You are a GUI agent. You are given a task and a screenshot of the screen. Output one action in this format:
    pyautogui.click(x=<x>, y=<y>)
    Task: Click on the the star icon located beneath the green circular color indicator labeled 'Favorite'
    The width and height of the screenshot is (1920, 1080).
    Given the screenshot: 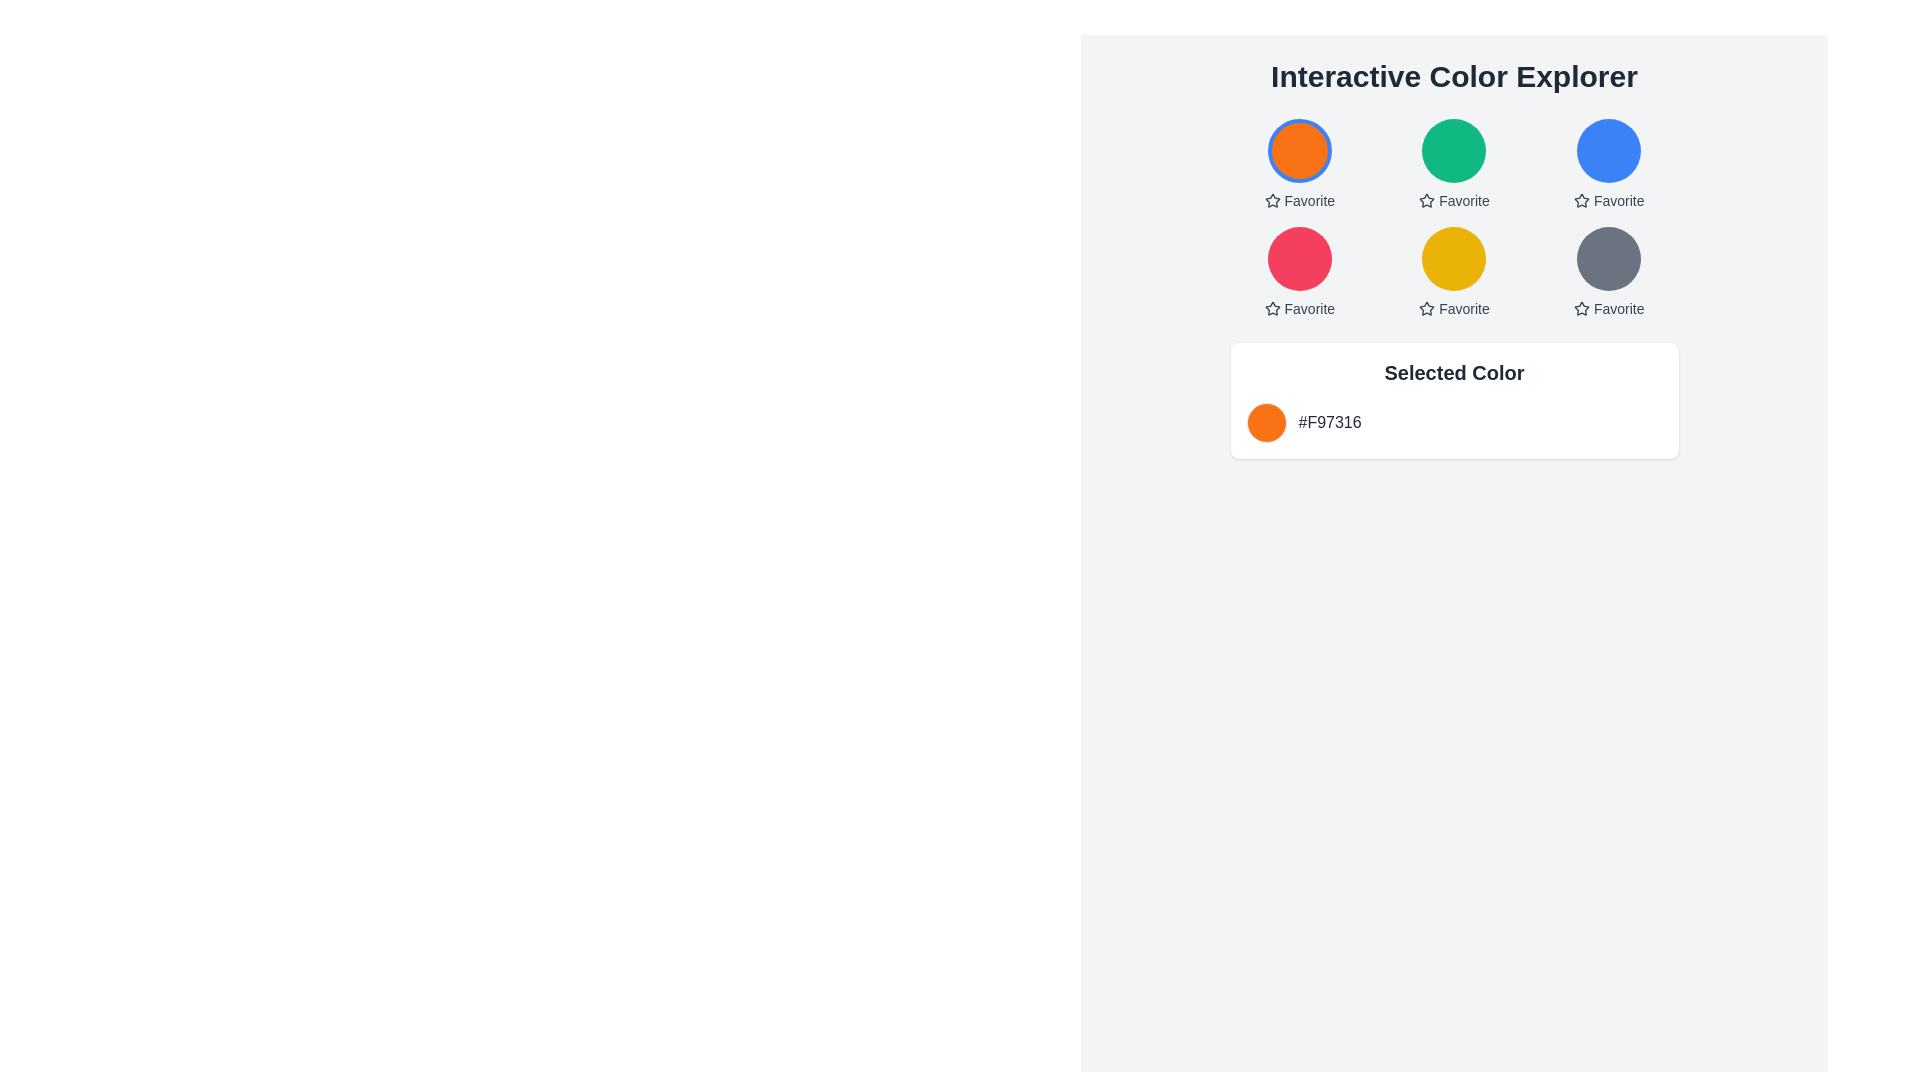 What is the action you would take?
    pyautogui.click(x=1426, y=200)
    